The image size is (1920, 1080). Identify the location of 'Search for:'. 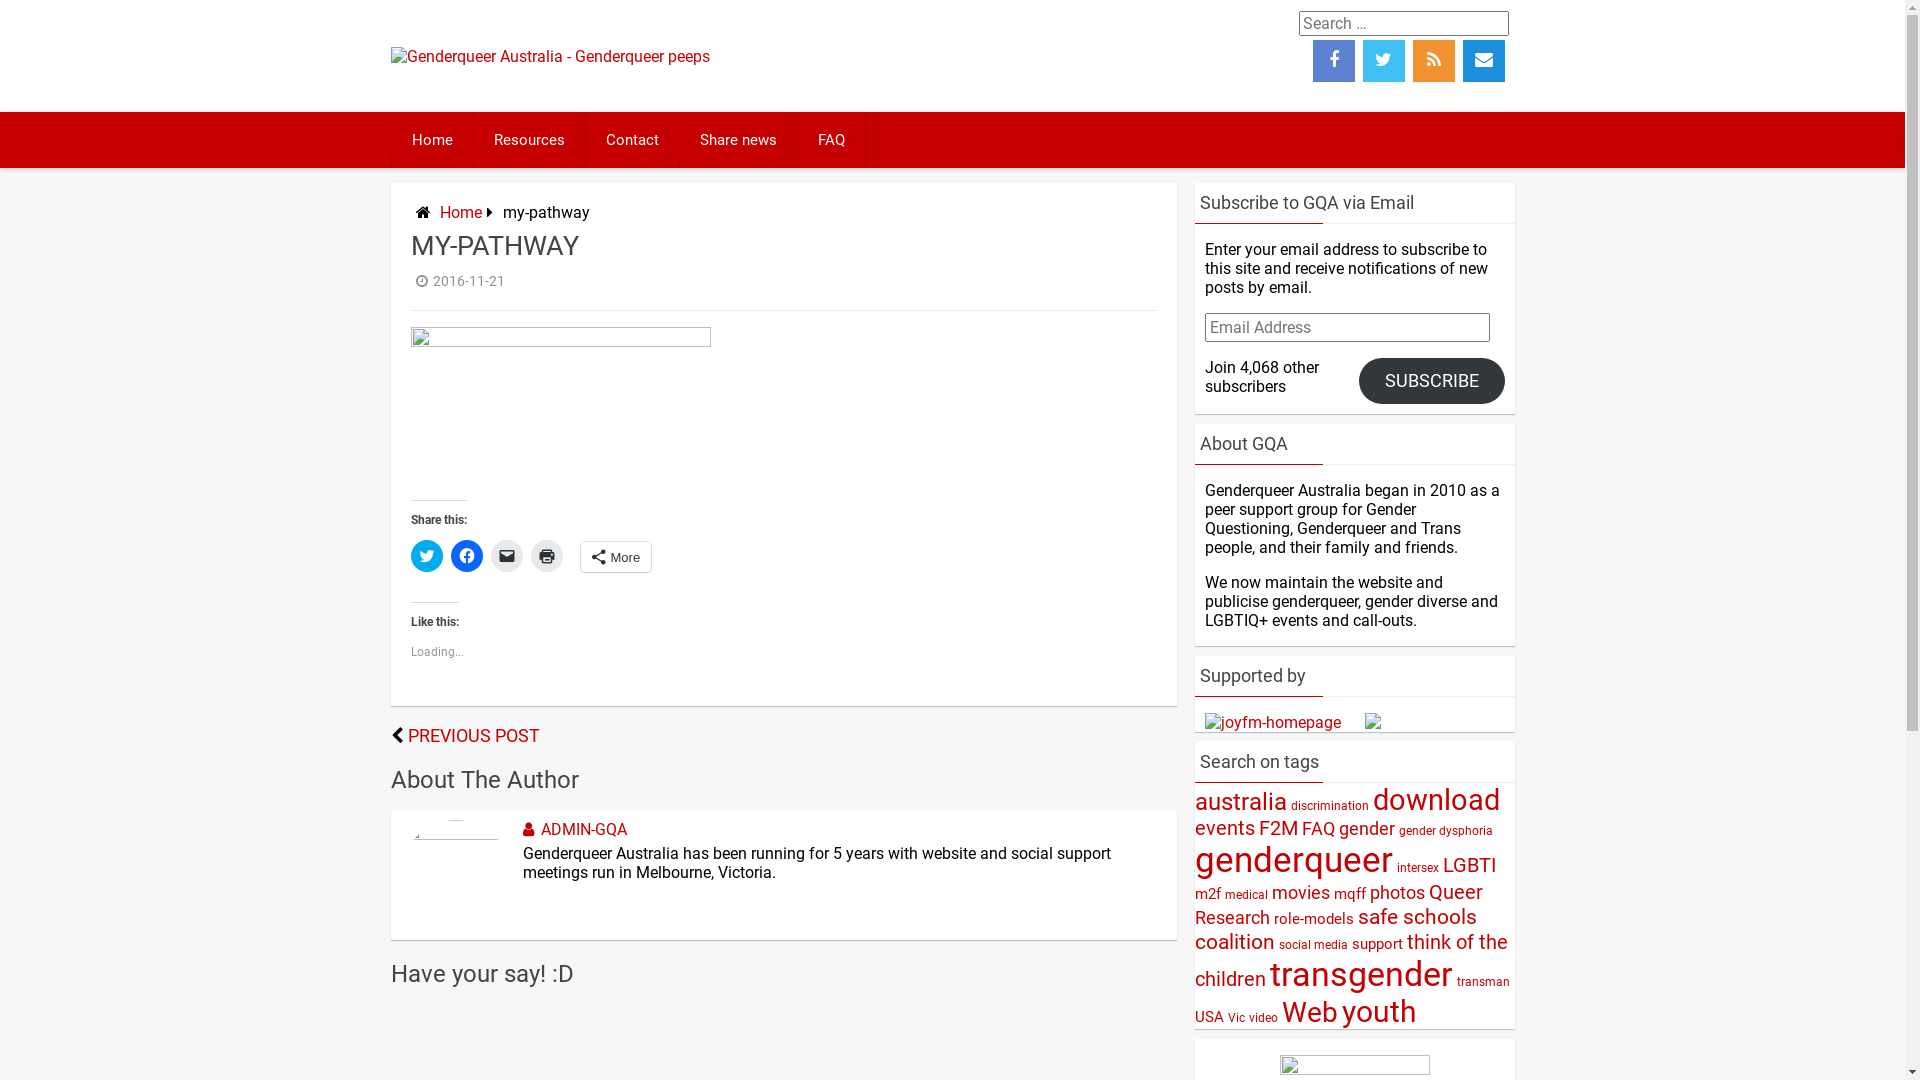
(1299, 23).